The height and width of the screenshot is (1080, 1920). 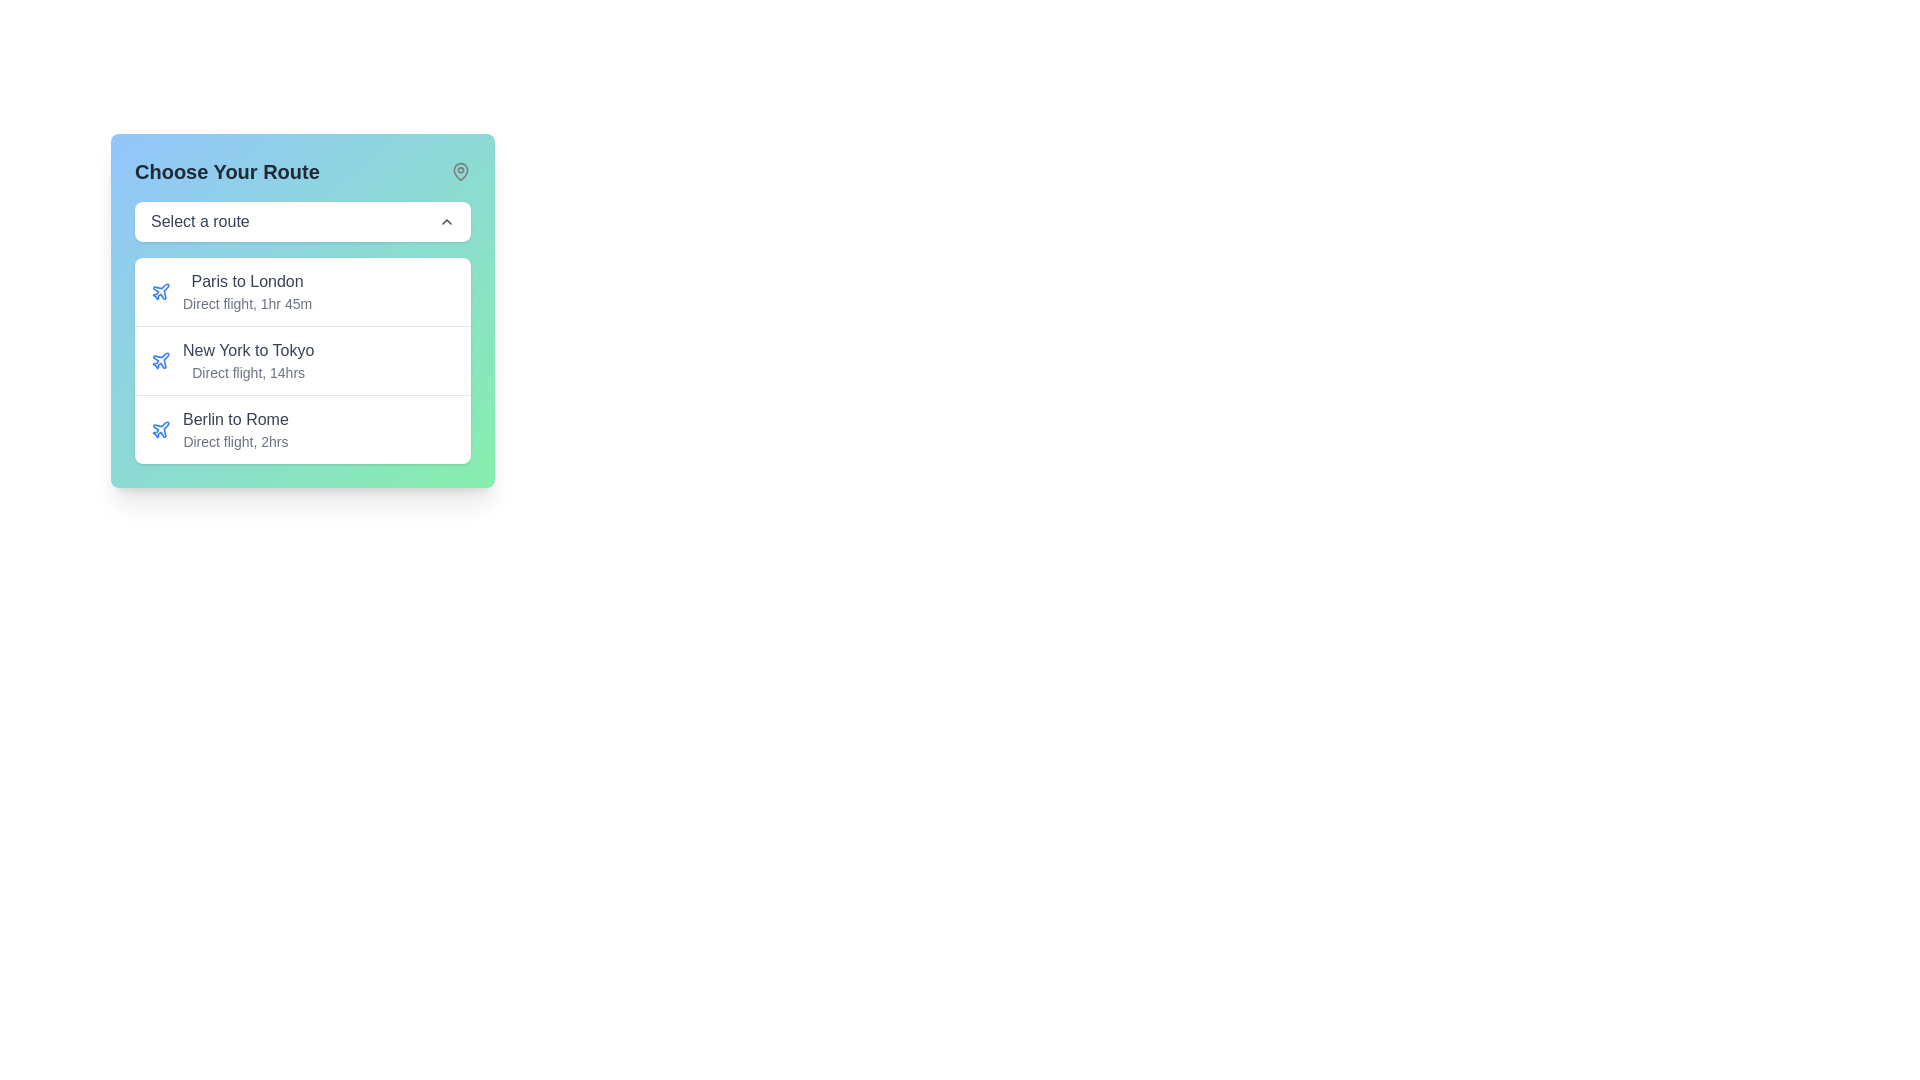 I want to click on the first list item labeled 'Paris to London', so click(x=301, y=292).